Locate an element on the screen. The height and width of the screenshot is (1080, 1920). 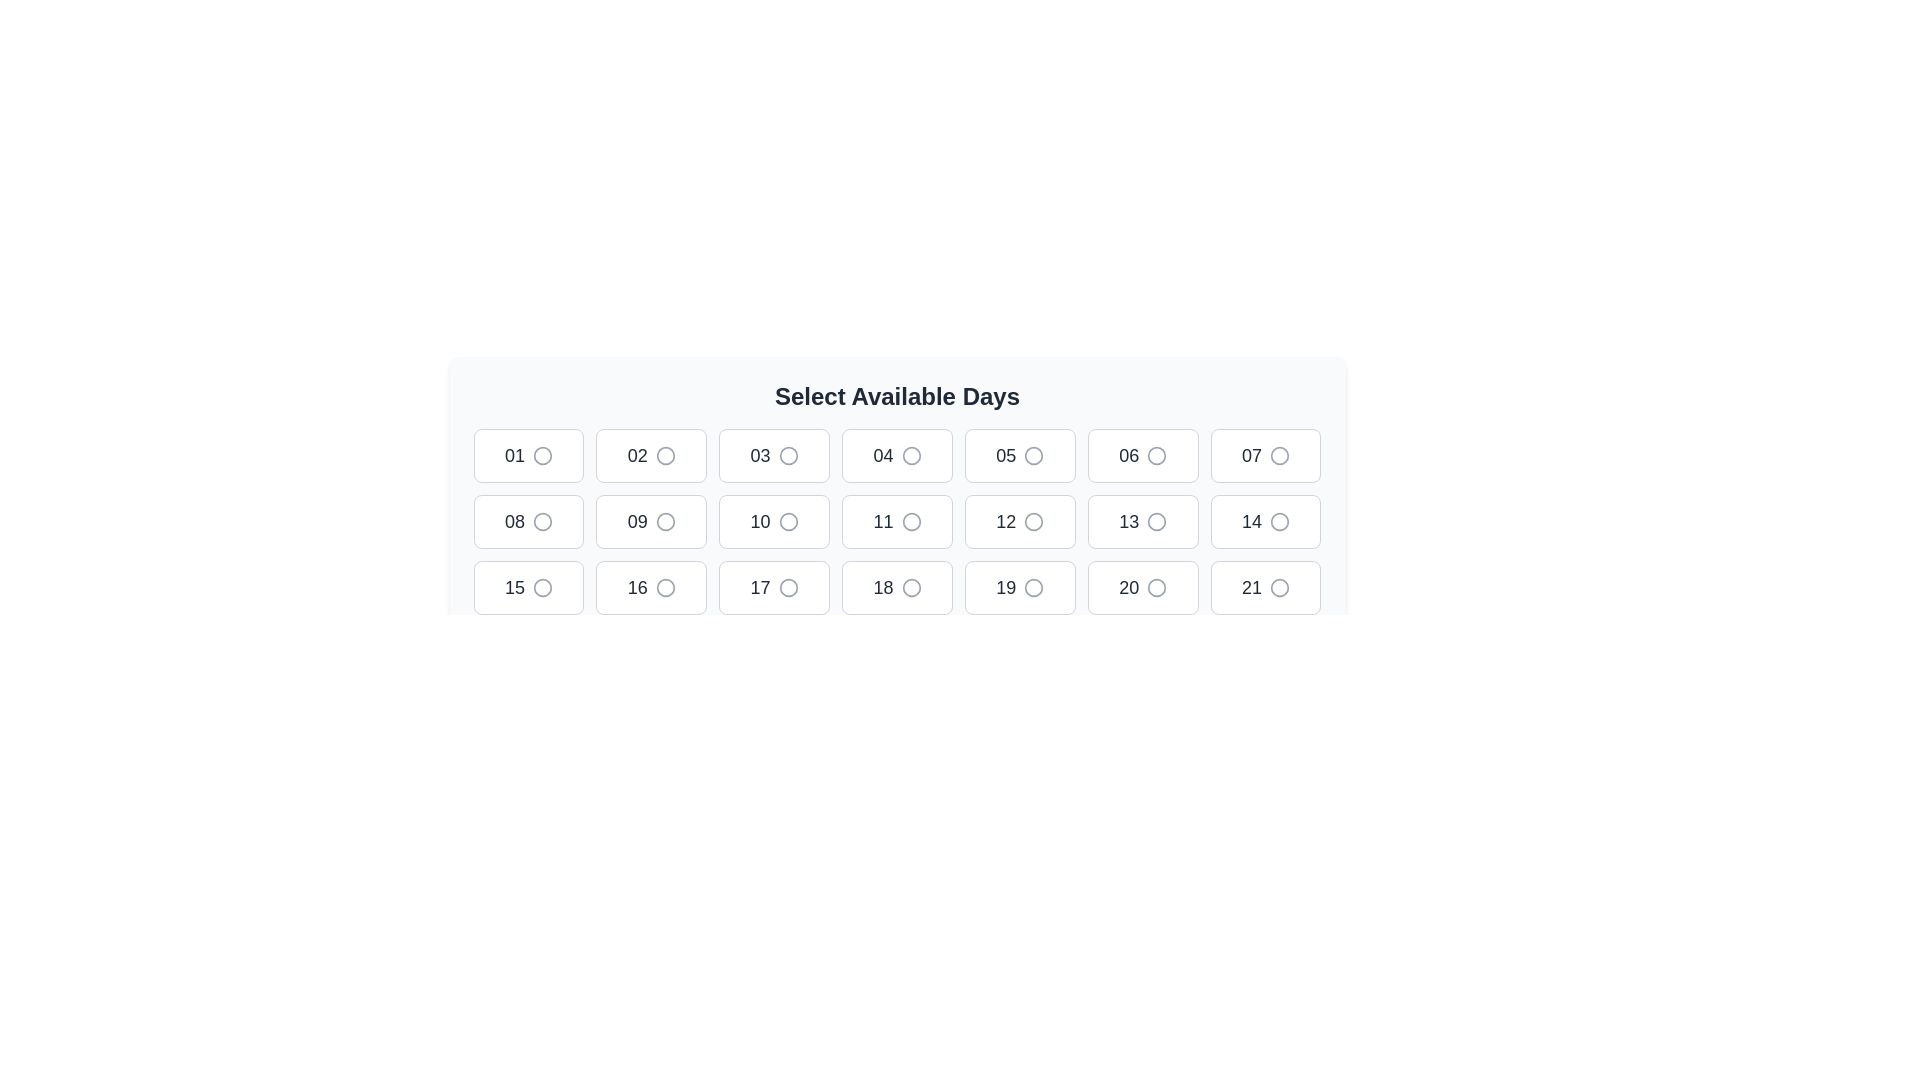
the circular element representing a radio button in the second row and seventh column of the grid for selectable days is located at coordinates (1280, 520).